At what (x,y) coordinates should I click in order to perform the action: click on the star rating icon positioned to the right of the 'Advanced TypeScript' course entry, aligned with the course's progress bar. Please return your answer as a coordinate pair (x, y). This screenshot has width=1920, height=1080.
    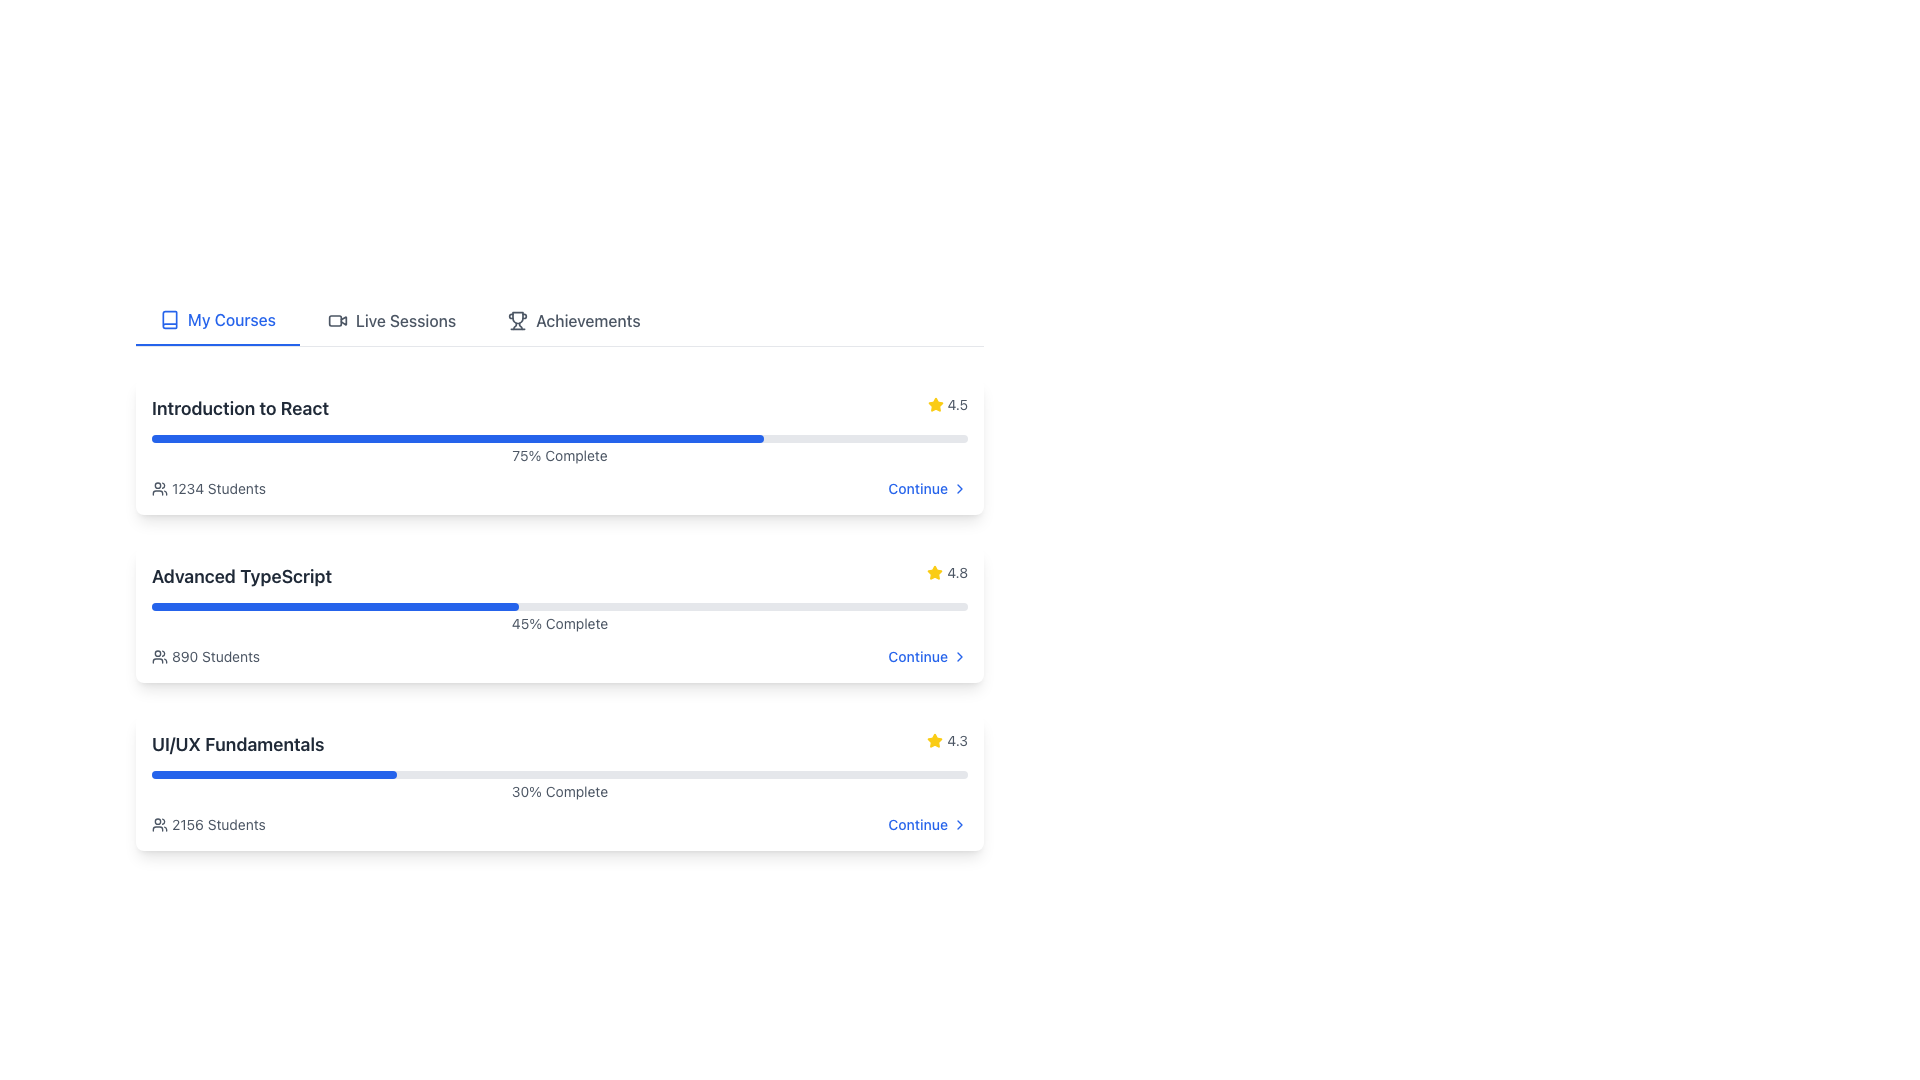
    Looking at the image, I should click on (934, 404).